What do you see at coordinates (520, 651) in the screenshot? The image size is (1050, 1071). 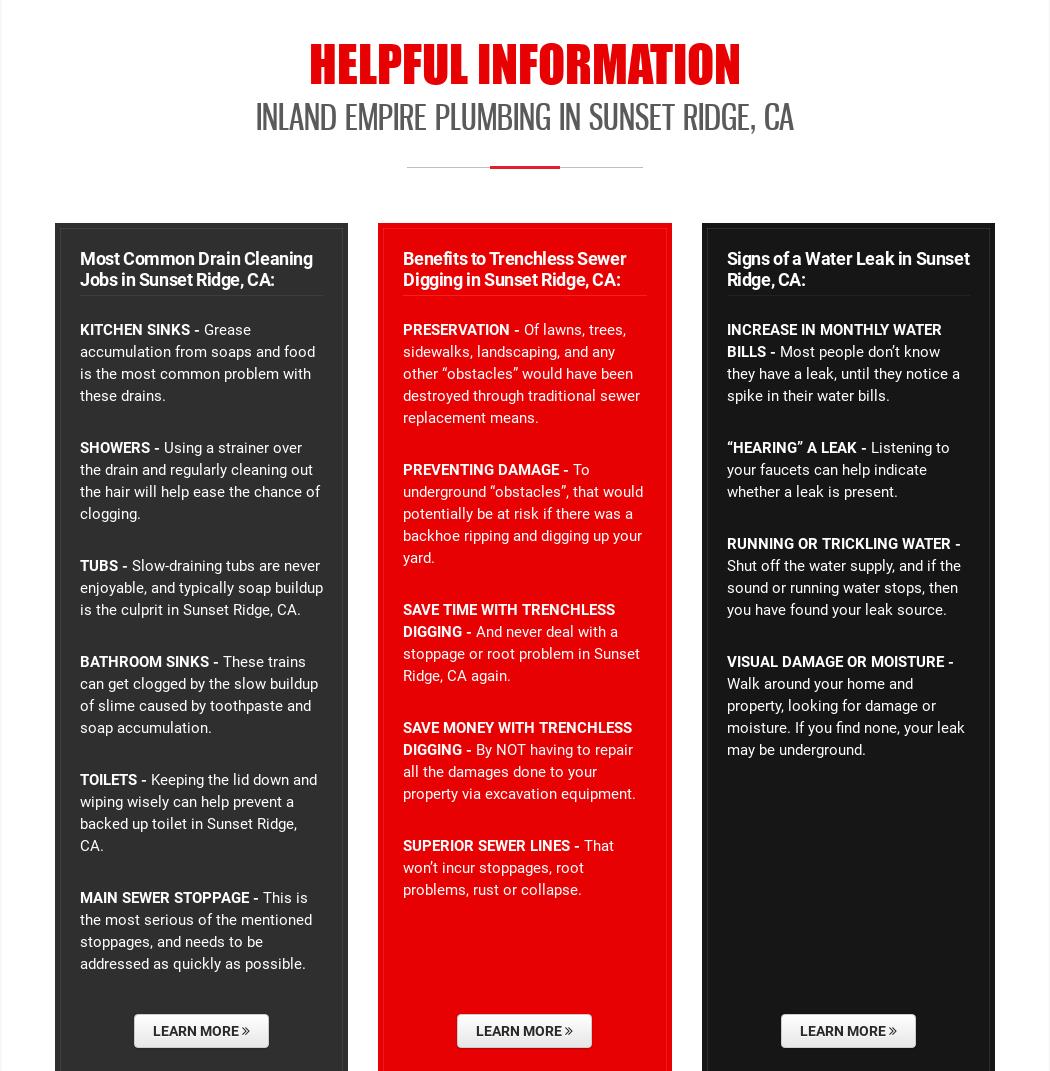 I see `'And never deal with a stoppage or root problem in Sunset Ridge, CA again.'` at bounding box center [520, 651].